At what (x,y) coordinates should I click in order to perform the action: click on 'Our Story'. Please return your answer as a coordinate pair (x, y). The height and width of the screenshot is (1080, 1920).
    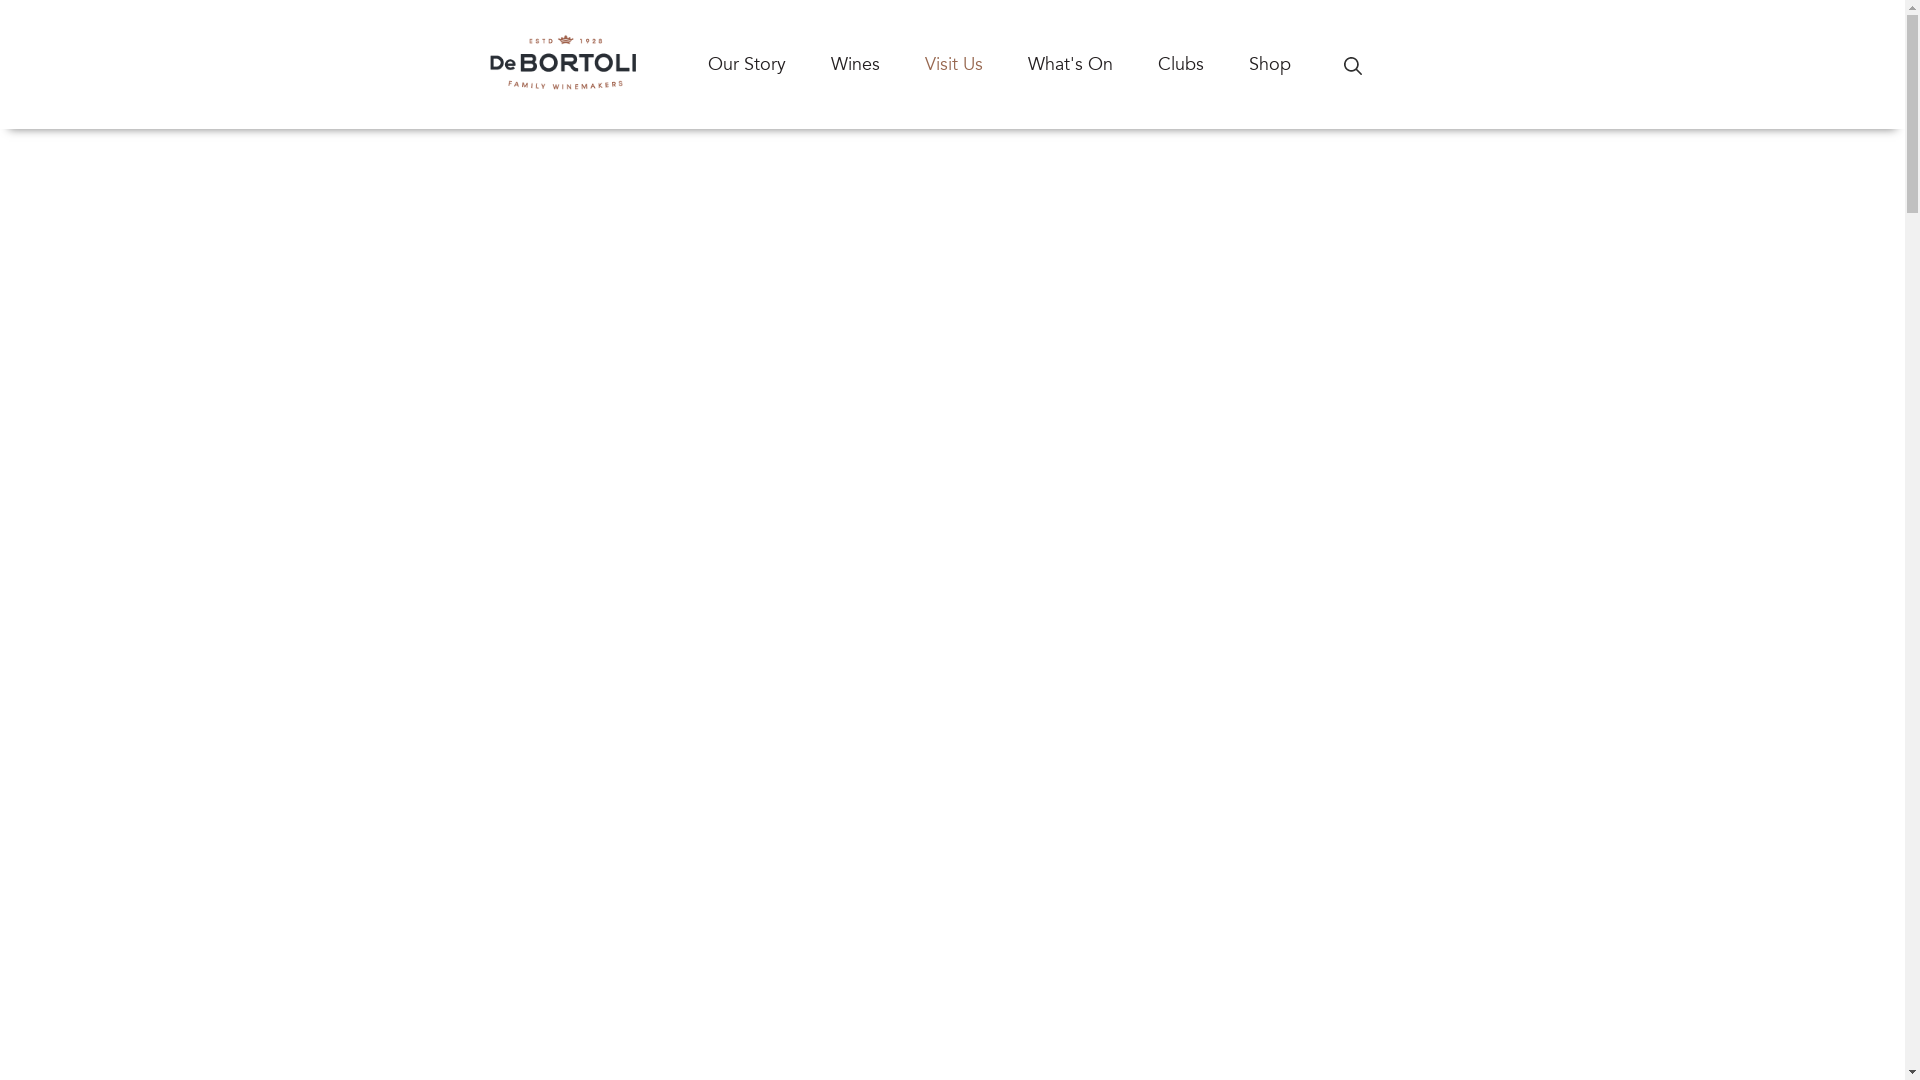
    Looking at the image, I should click on (768, 63).